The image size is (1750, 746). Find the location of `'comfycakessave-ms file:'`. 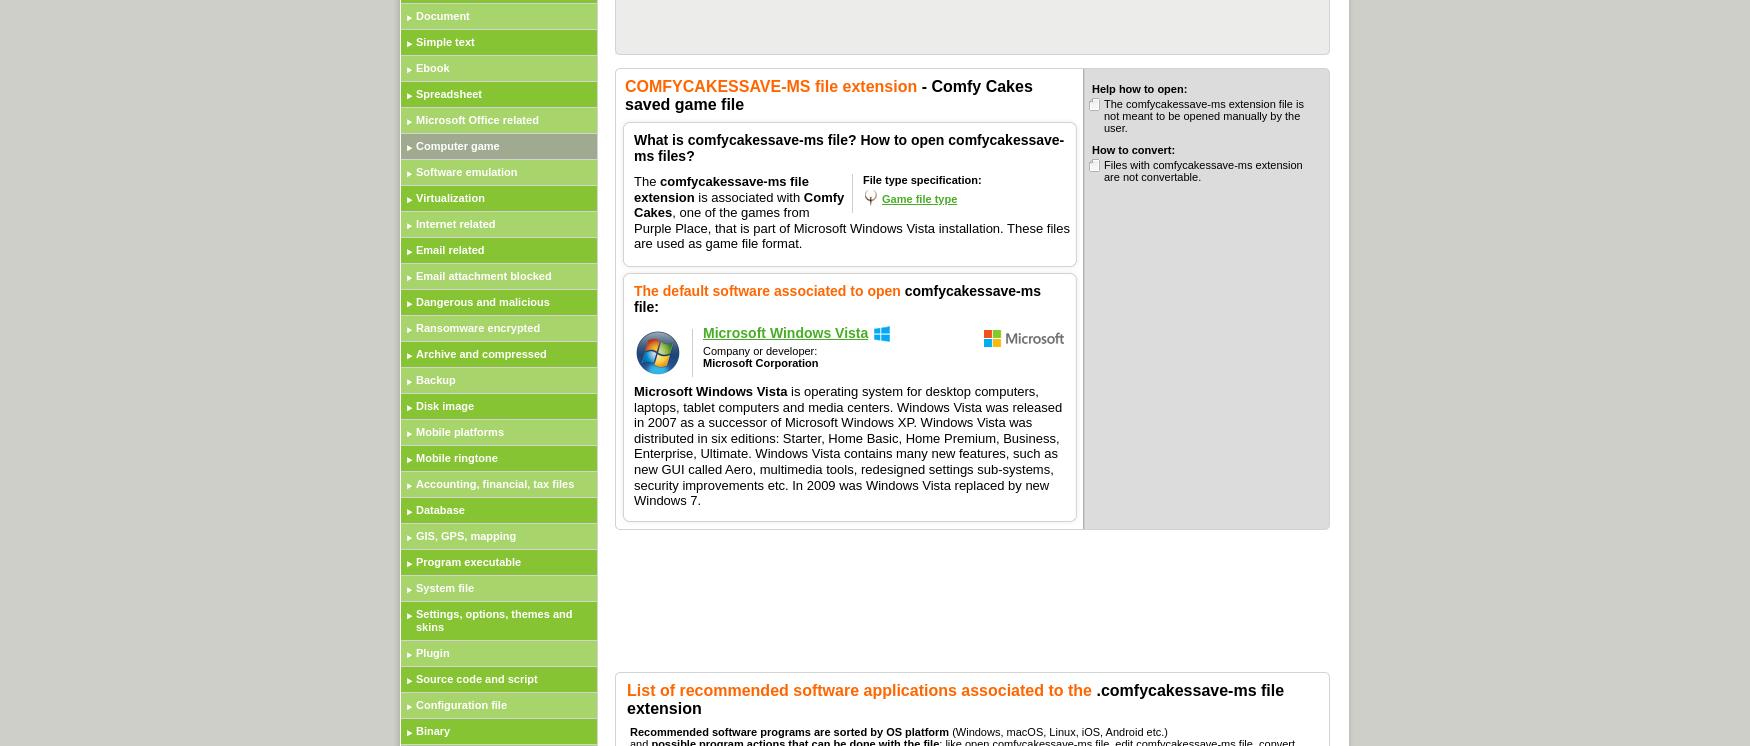

'comfycakessave-ms file:' is located at coordinates (837, 297).